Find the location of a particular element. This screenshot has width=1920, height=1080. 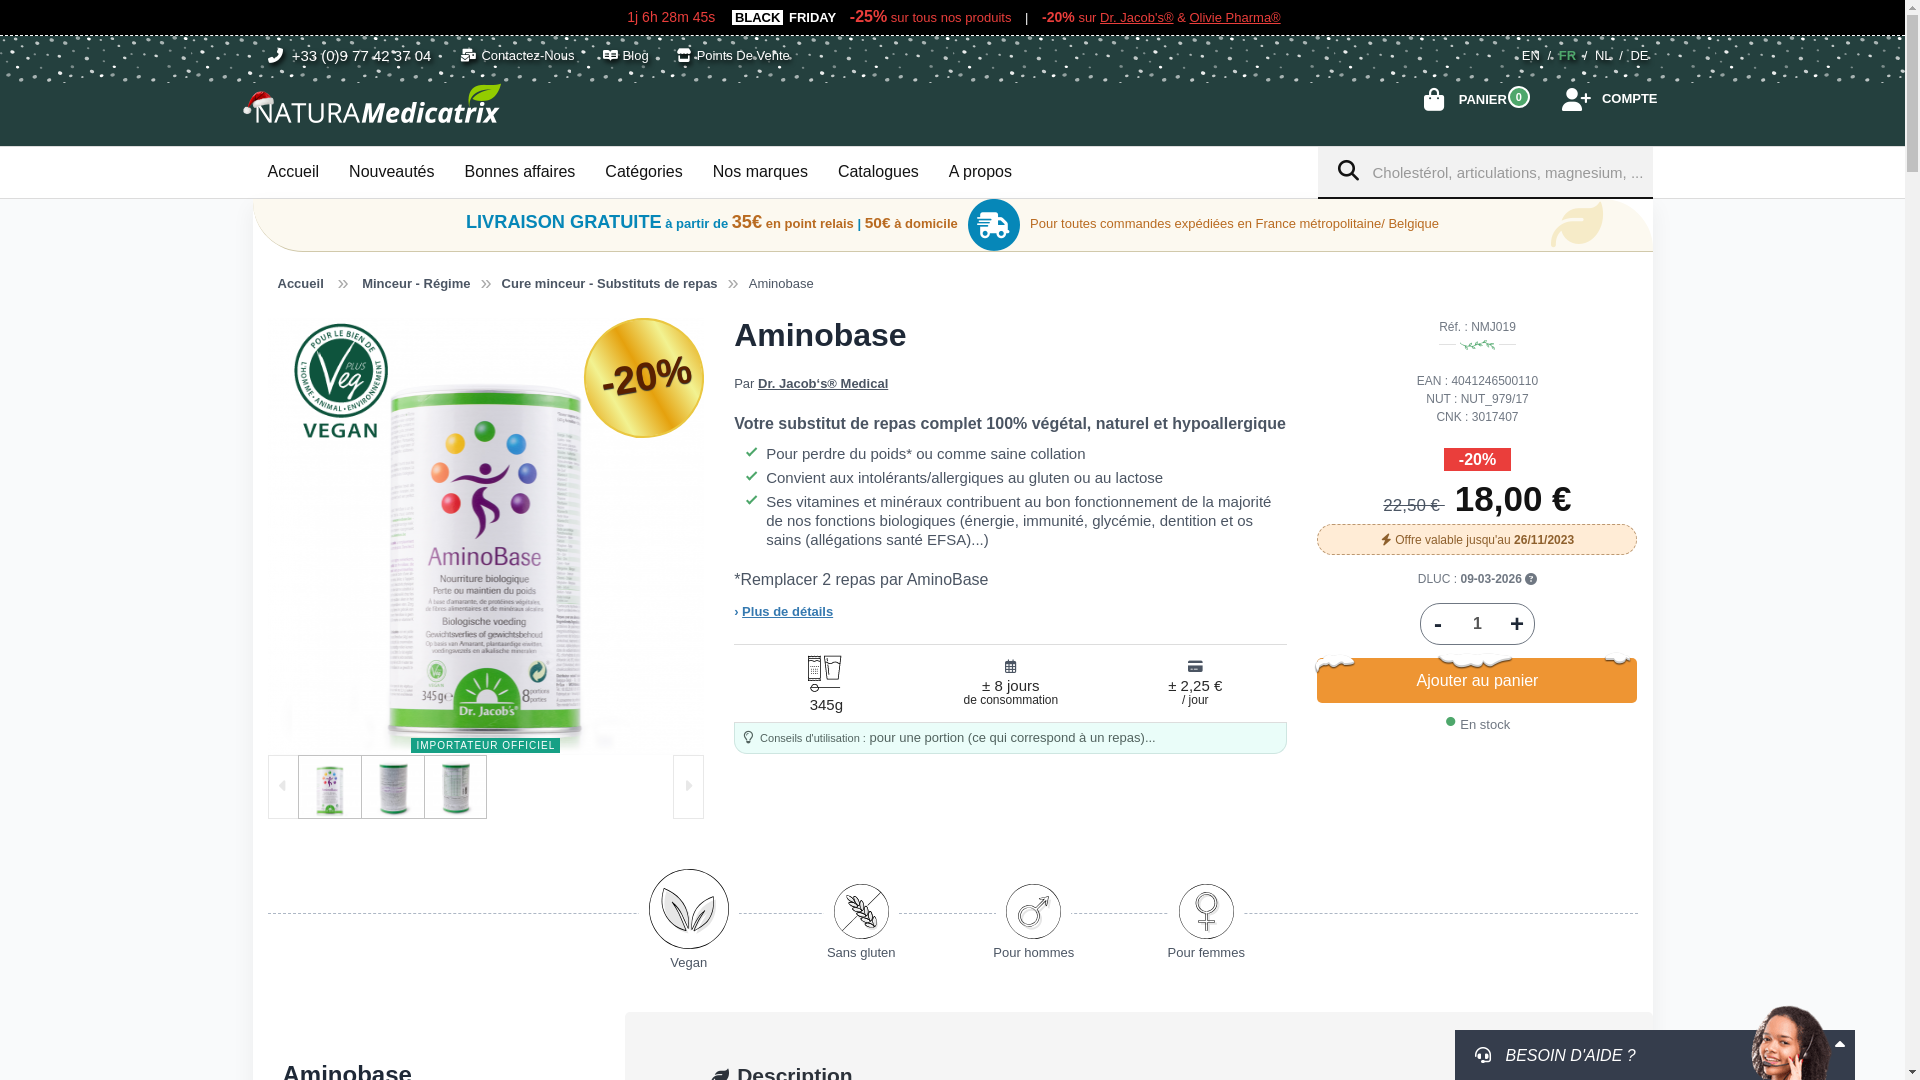

'NL' is located at coordinates (1603, 55).